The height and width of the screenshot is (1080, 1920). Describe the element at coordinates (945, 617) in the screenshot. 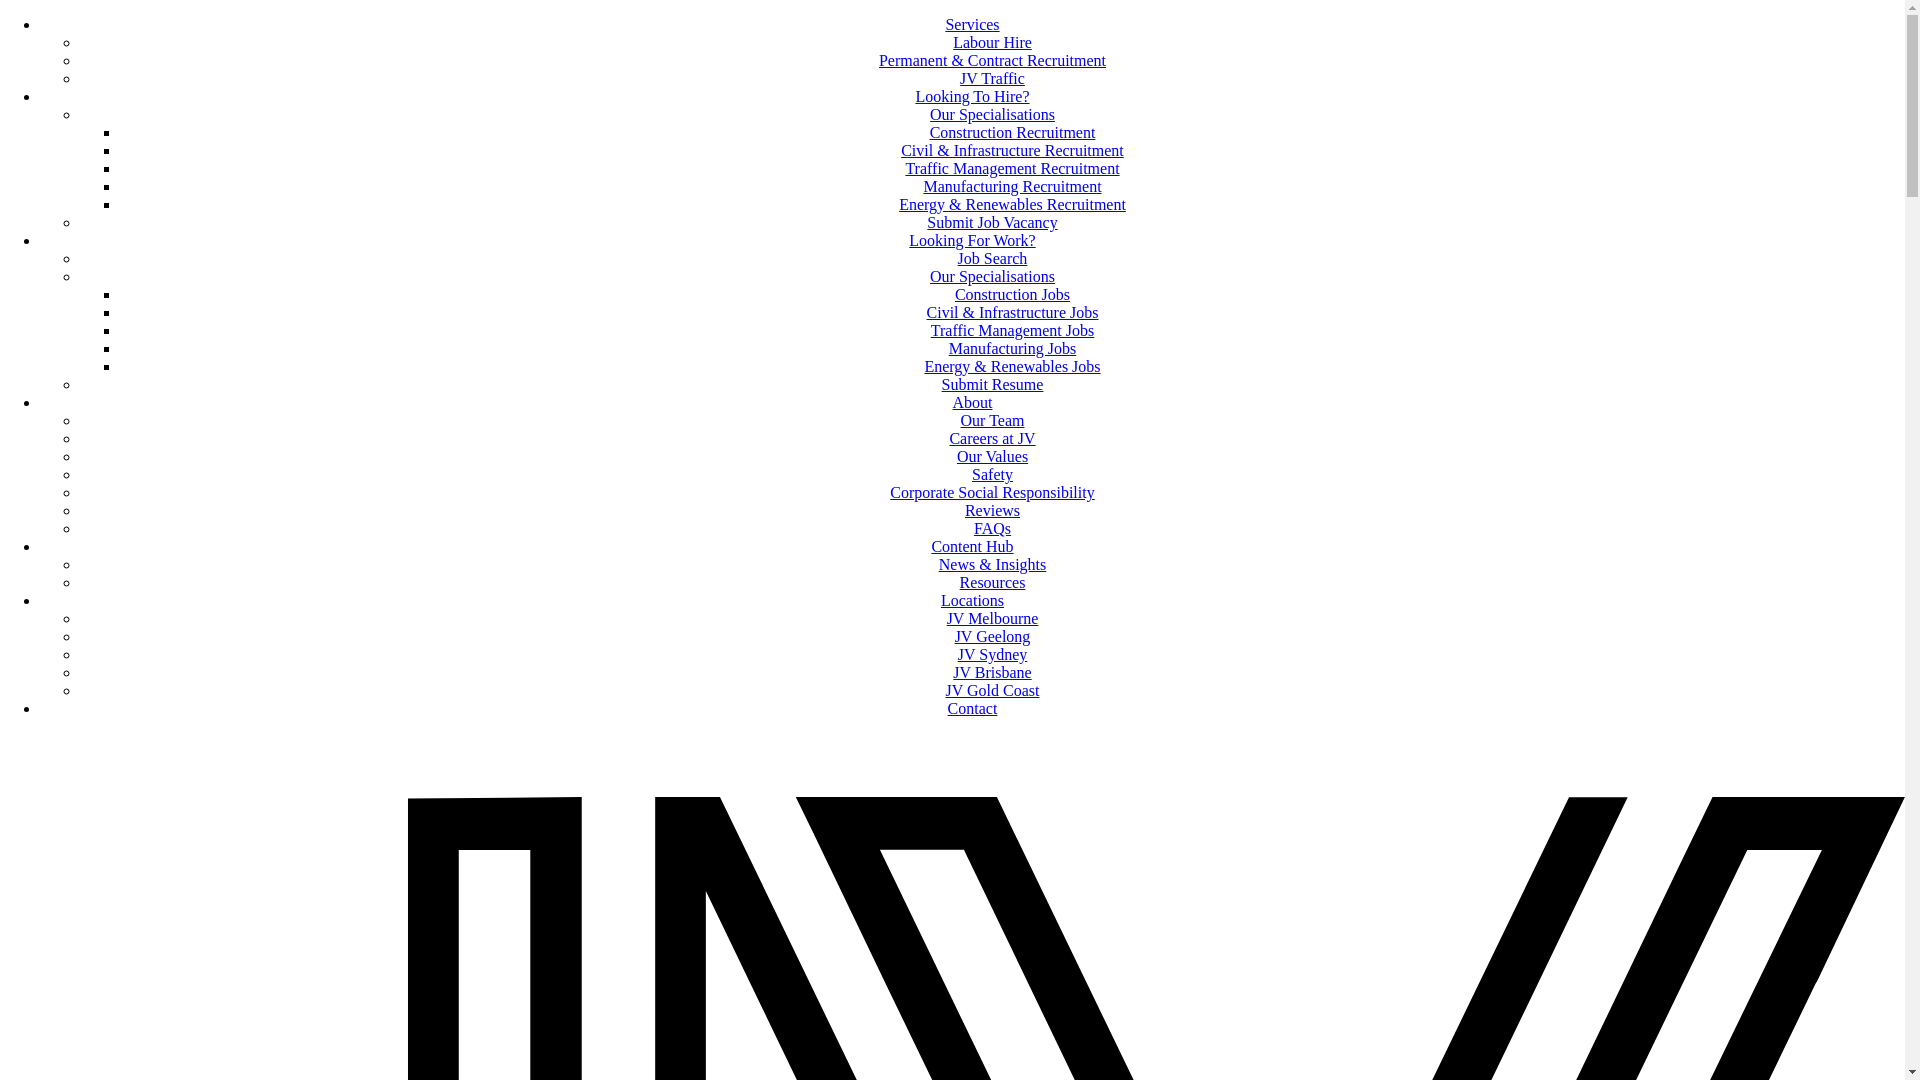

I see `'JV Melbourne'` at that location.